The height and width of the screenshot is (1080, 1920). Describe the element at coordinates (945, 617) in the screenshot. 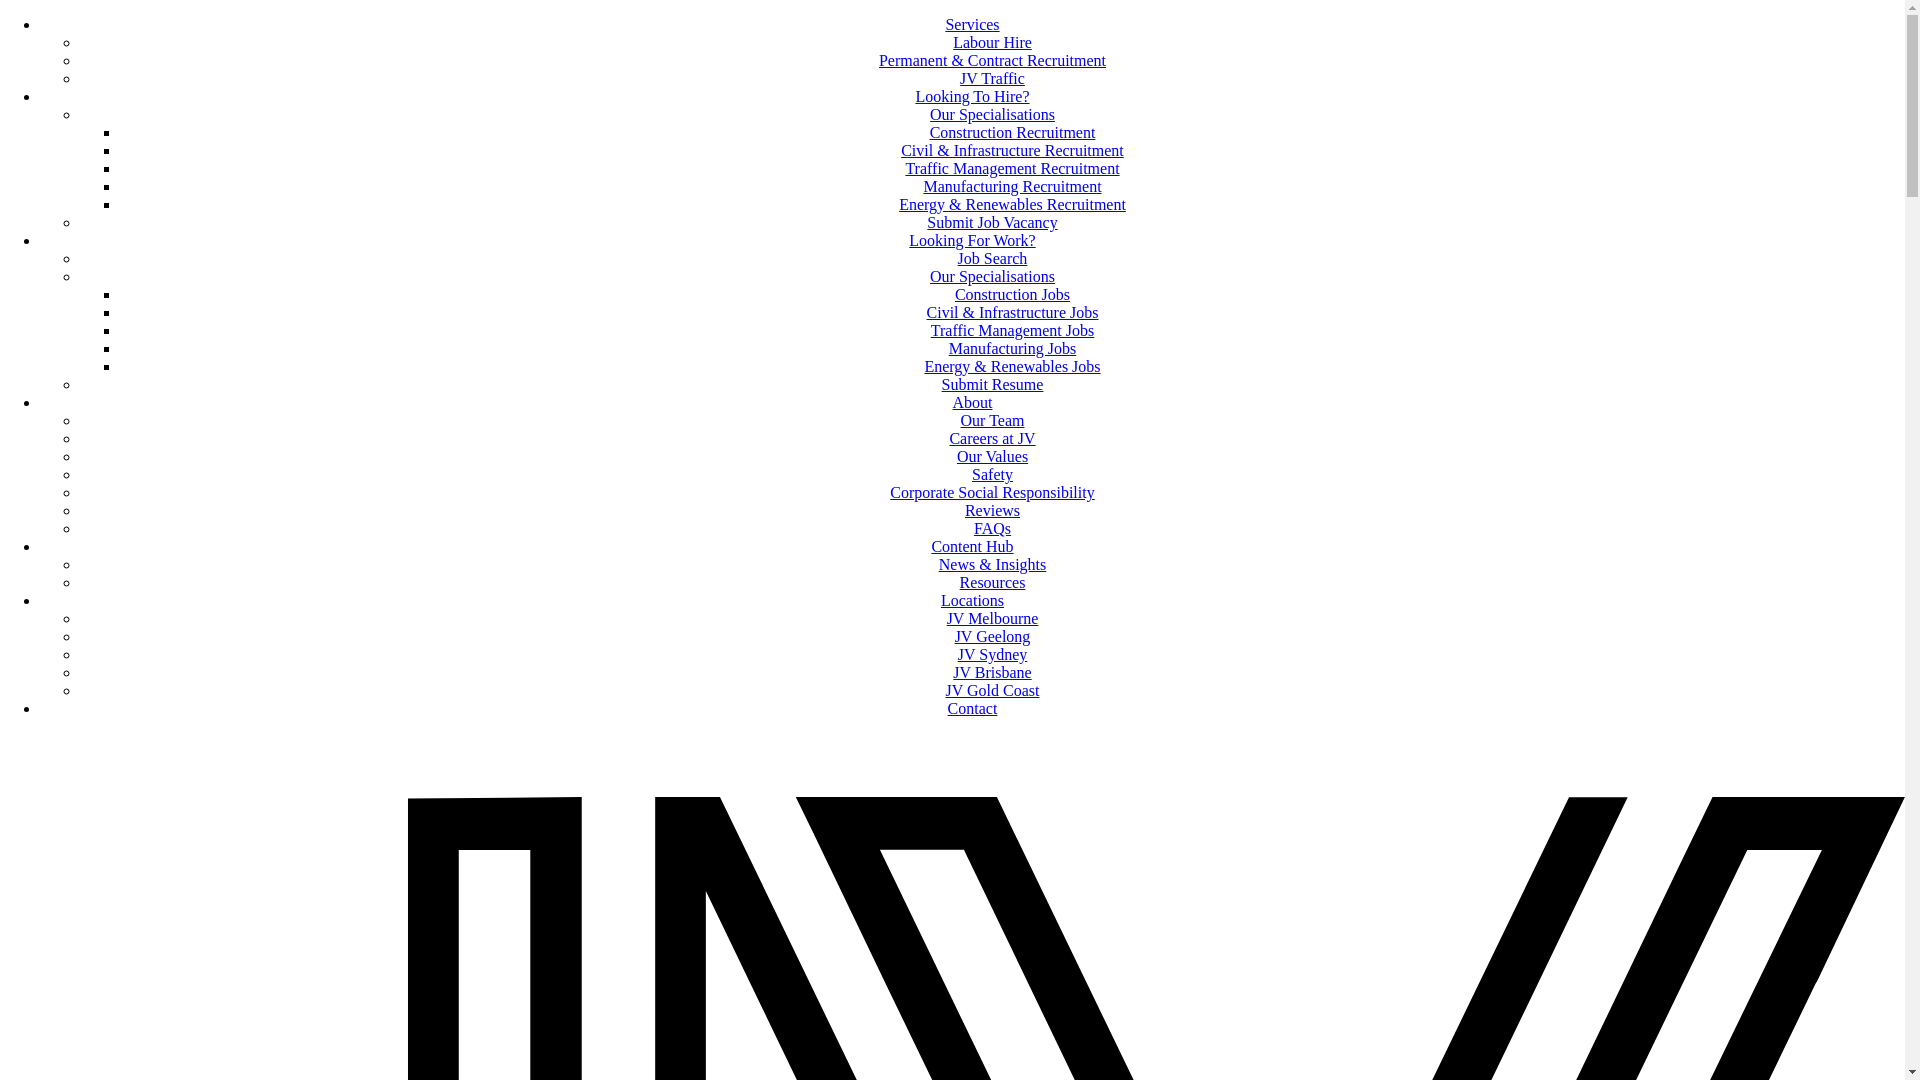

I see `'JV Melbourne'` at that location.